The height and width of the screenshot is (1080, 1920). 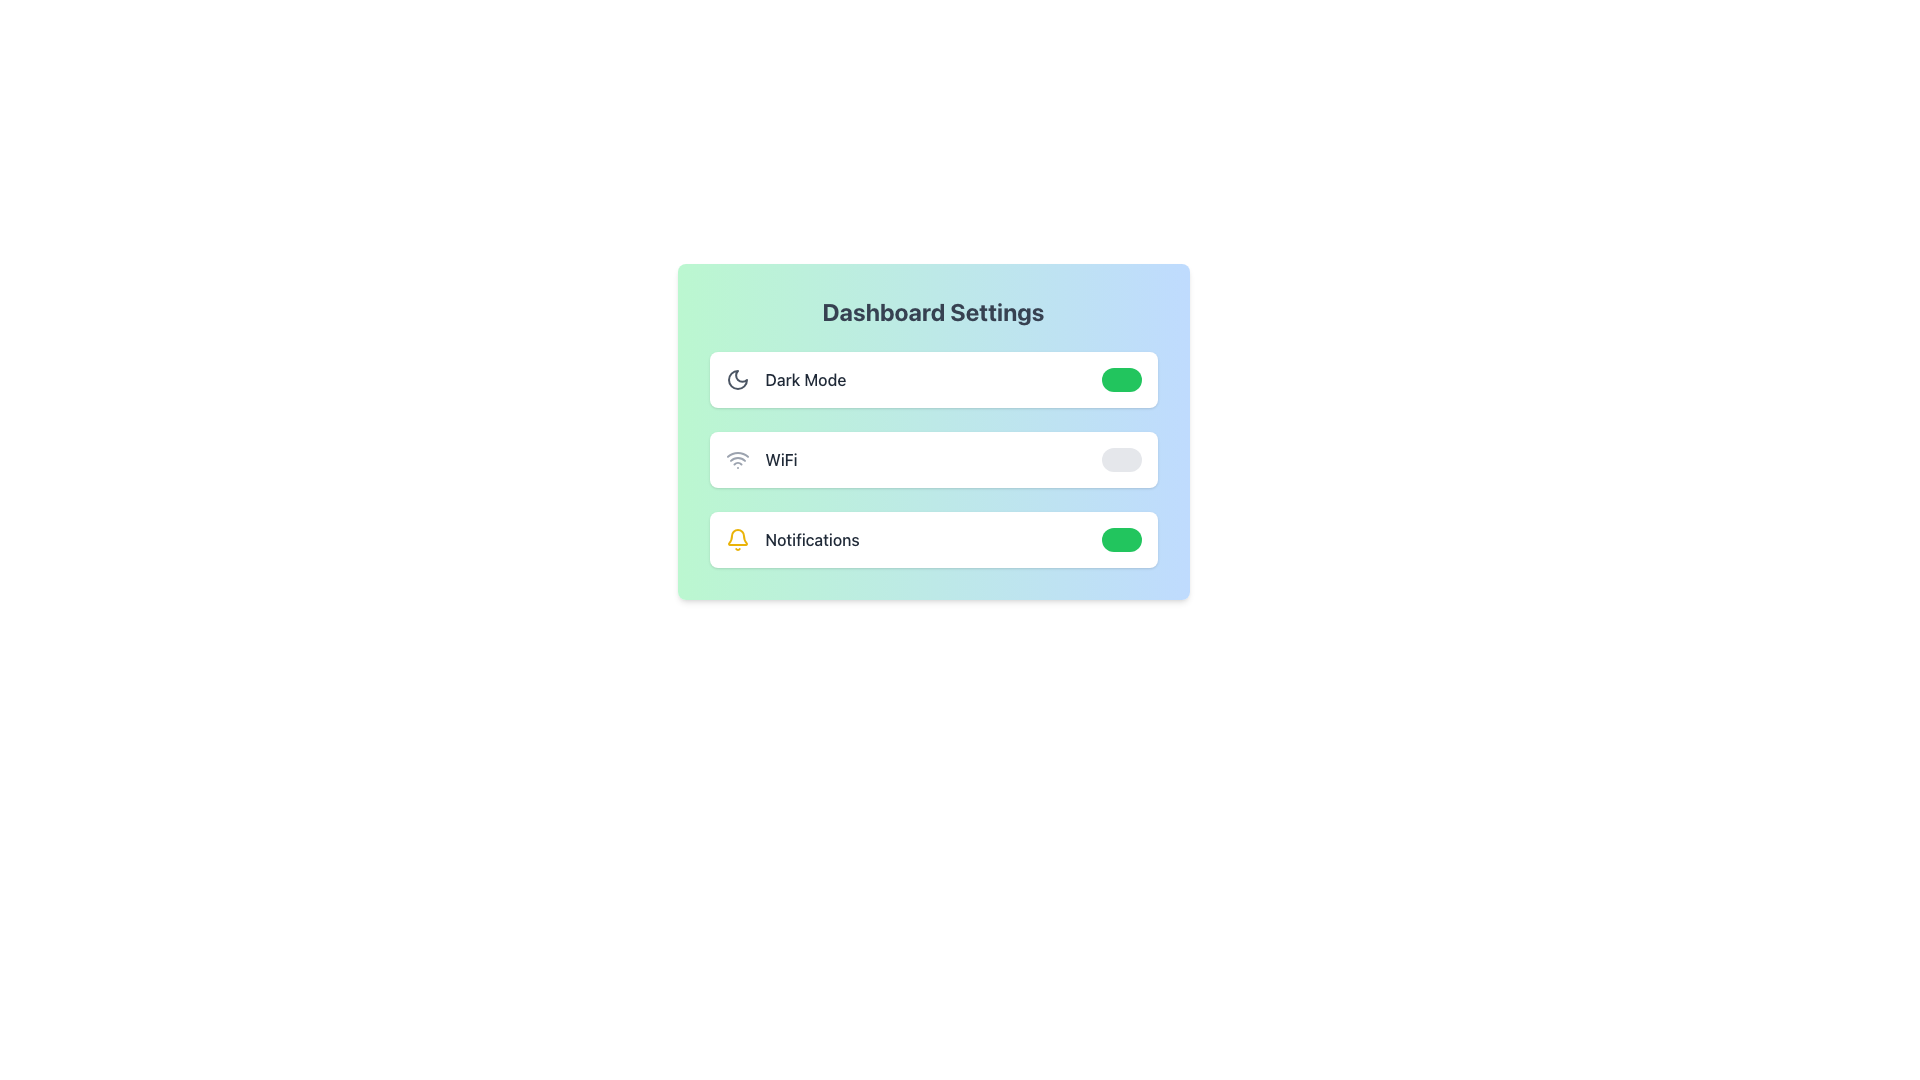 What do you see at coordinates (805, 380) in the screenshot?
I see `the 'Dark Mode' label, which is styled in medium-weight gray font and positioned next to a crescent moon icon and a toggle switch within the first entry of the Dashboard Settings` at bounding box center [805, 380].